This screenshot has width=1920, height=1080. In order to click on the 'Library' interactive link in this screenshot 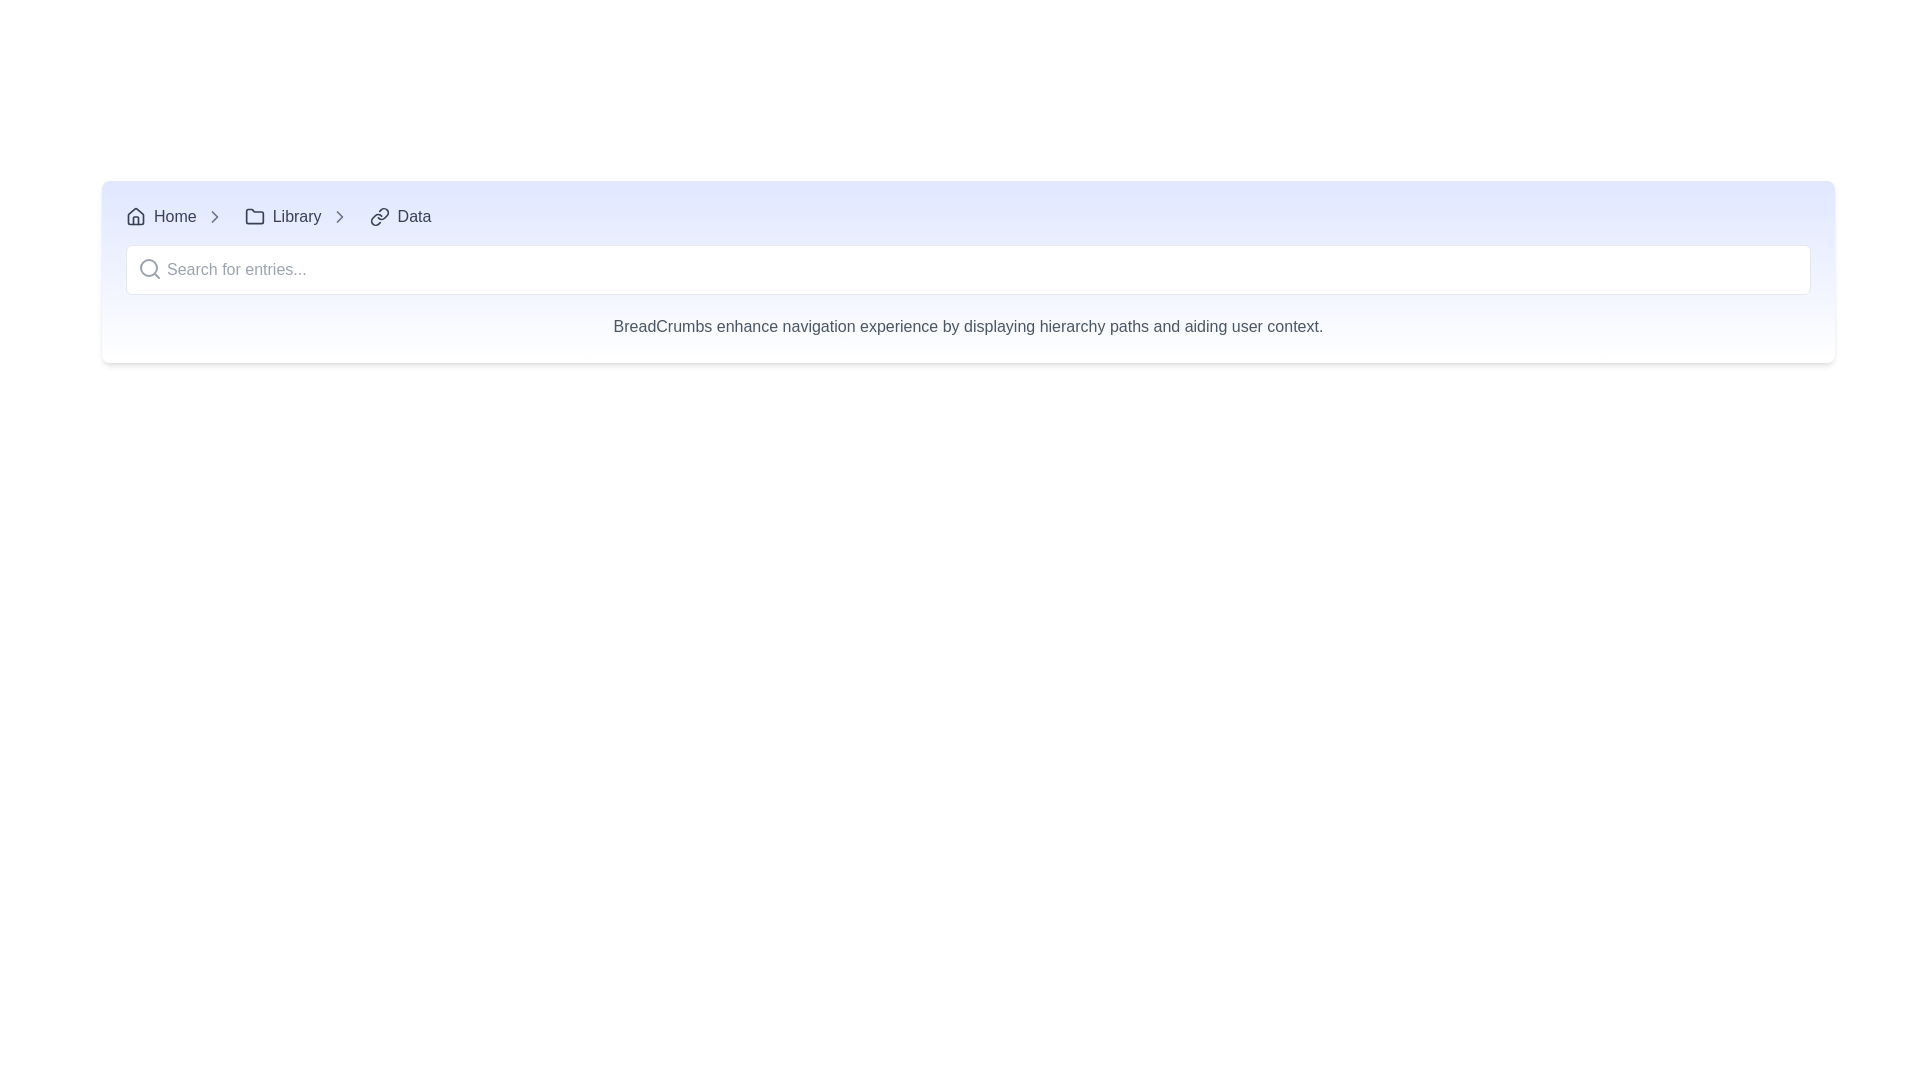, I will do `click(282, 216)`.